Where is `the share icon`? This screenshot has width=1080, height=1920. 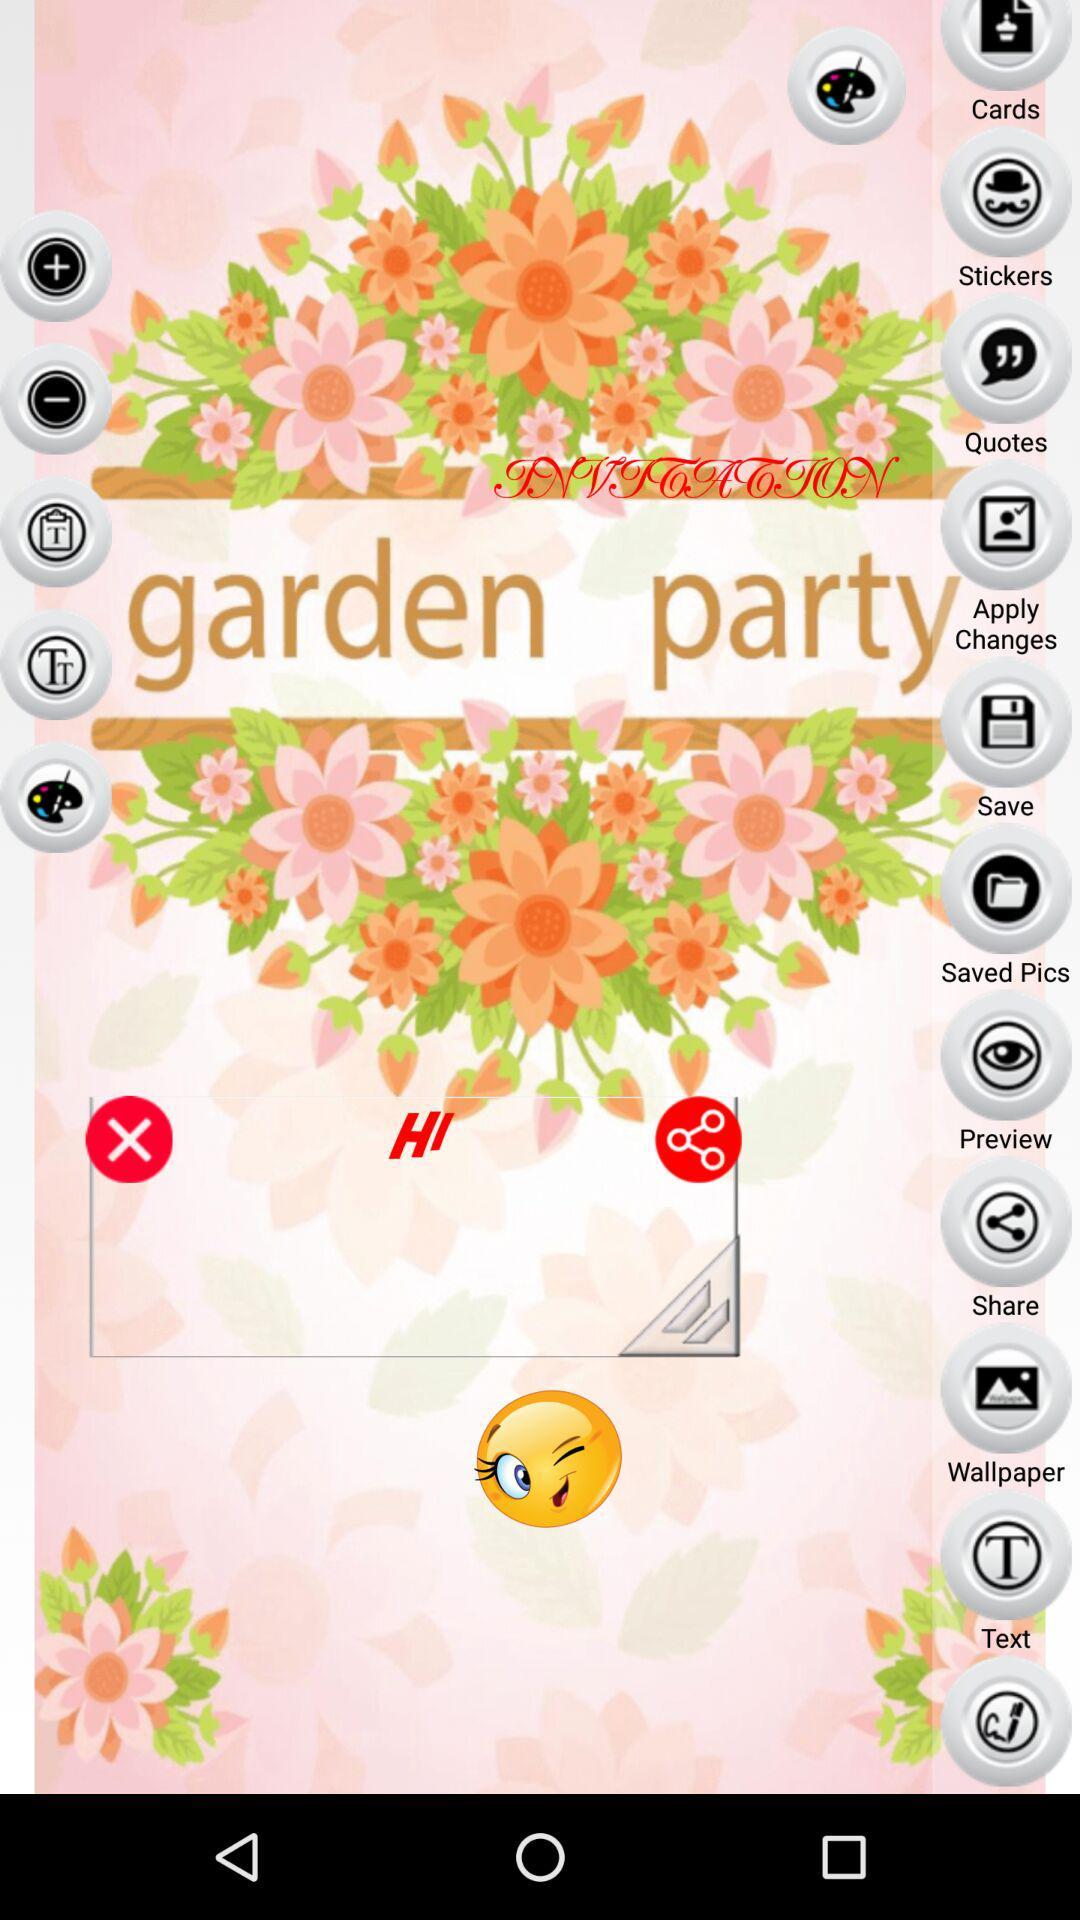
the share icon is located at coordinates (697, 1218).